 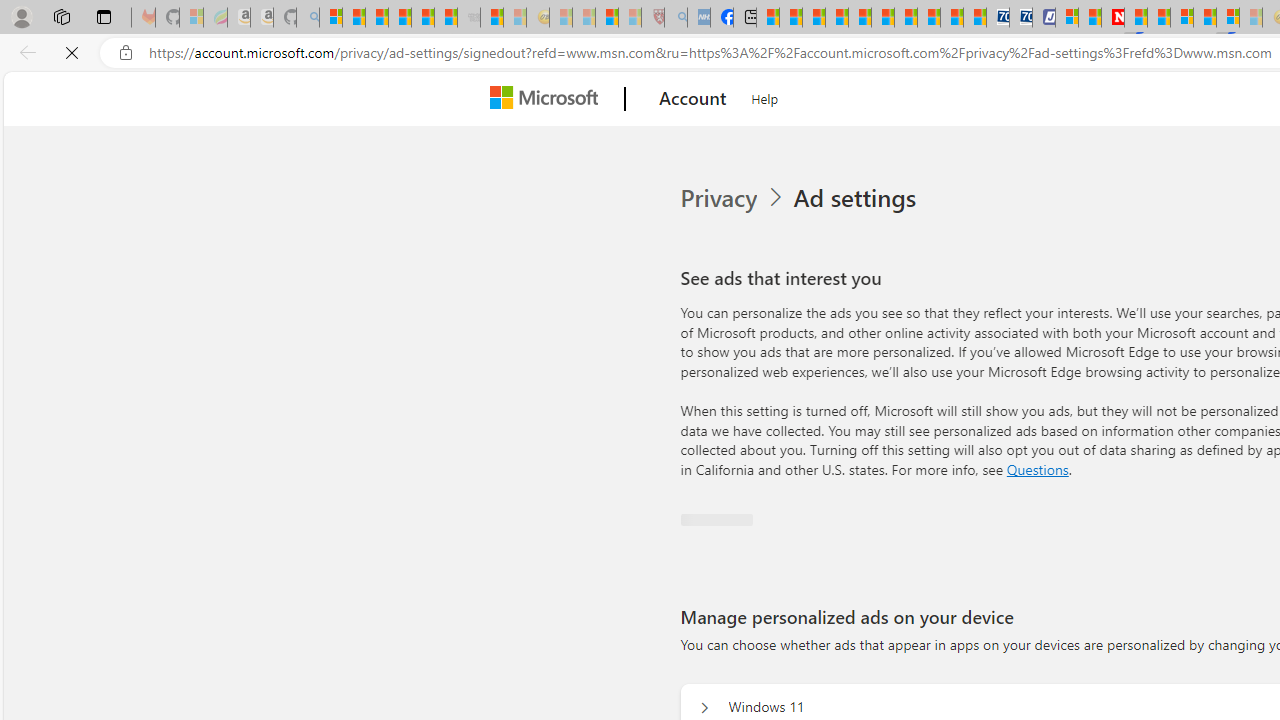 What do you see at coordinates (702, 707) in the screenshot?
I see `'Manage personalized ads on your device Windows 11'` at bounding box center [702, 707].